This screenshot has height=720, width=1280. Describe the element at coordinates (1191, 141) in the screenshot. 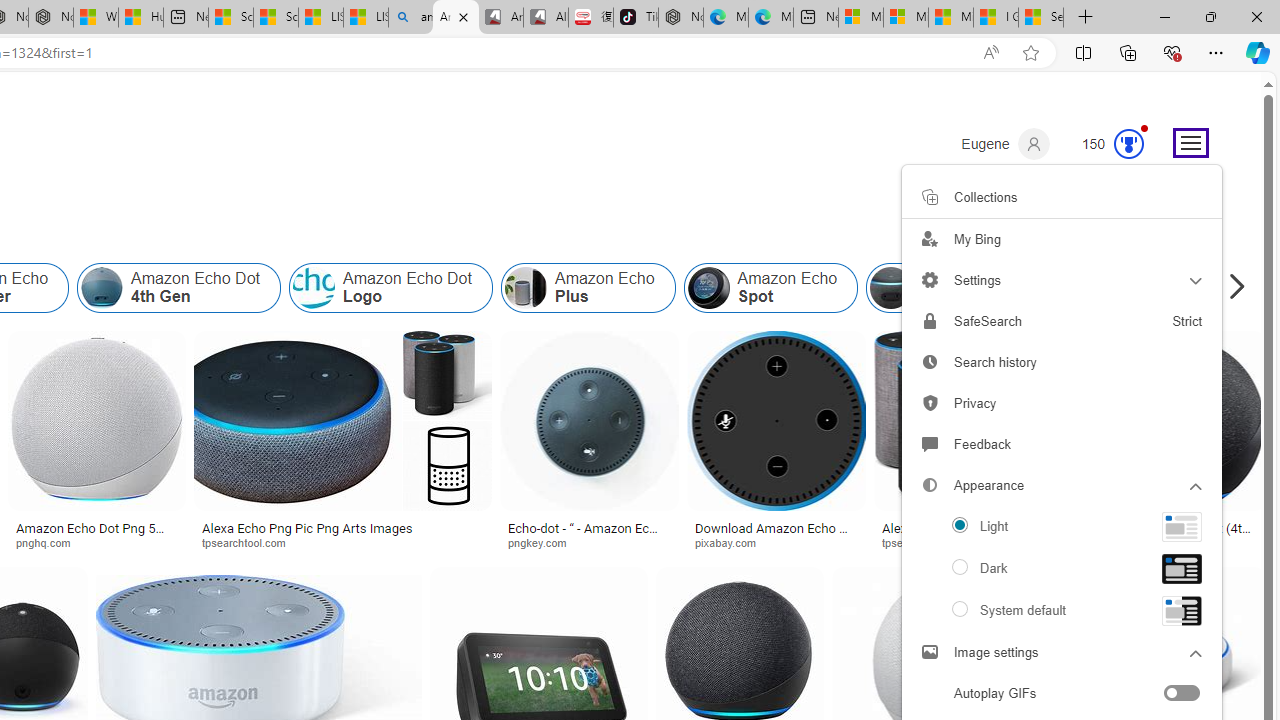

I see `'Settings and quick links'` at that location.